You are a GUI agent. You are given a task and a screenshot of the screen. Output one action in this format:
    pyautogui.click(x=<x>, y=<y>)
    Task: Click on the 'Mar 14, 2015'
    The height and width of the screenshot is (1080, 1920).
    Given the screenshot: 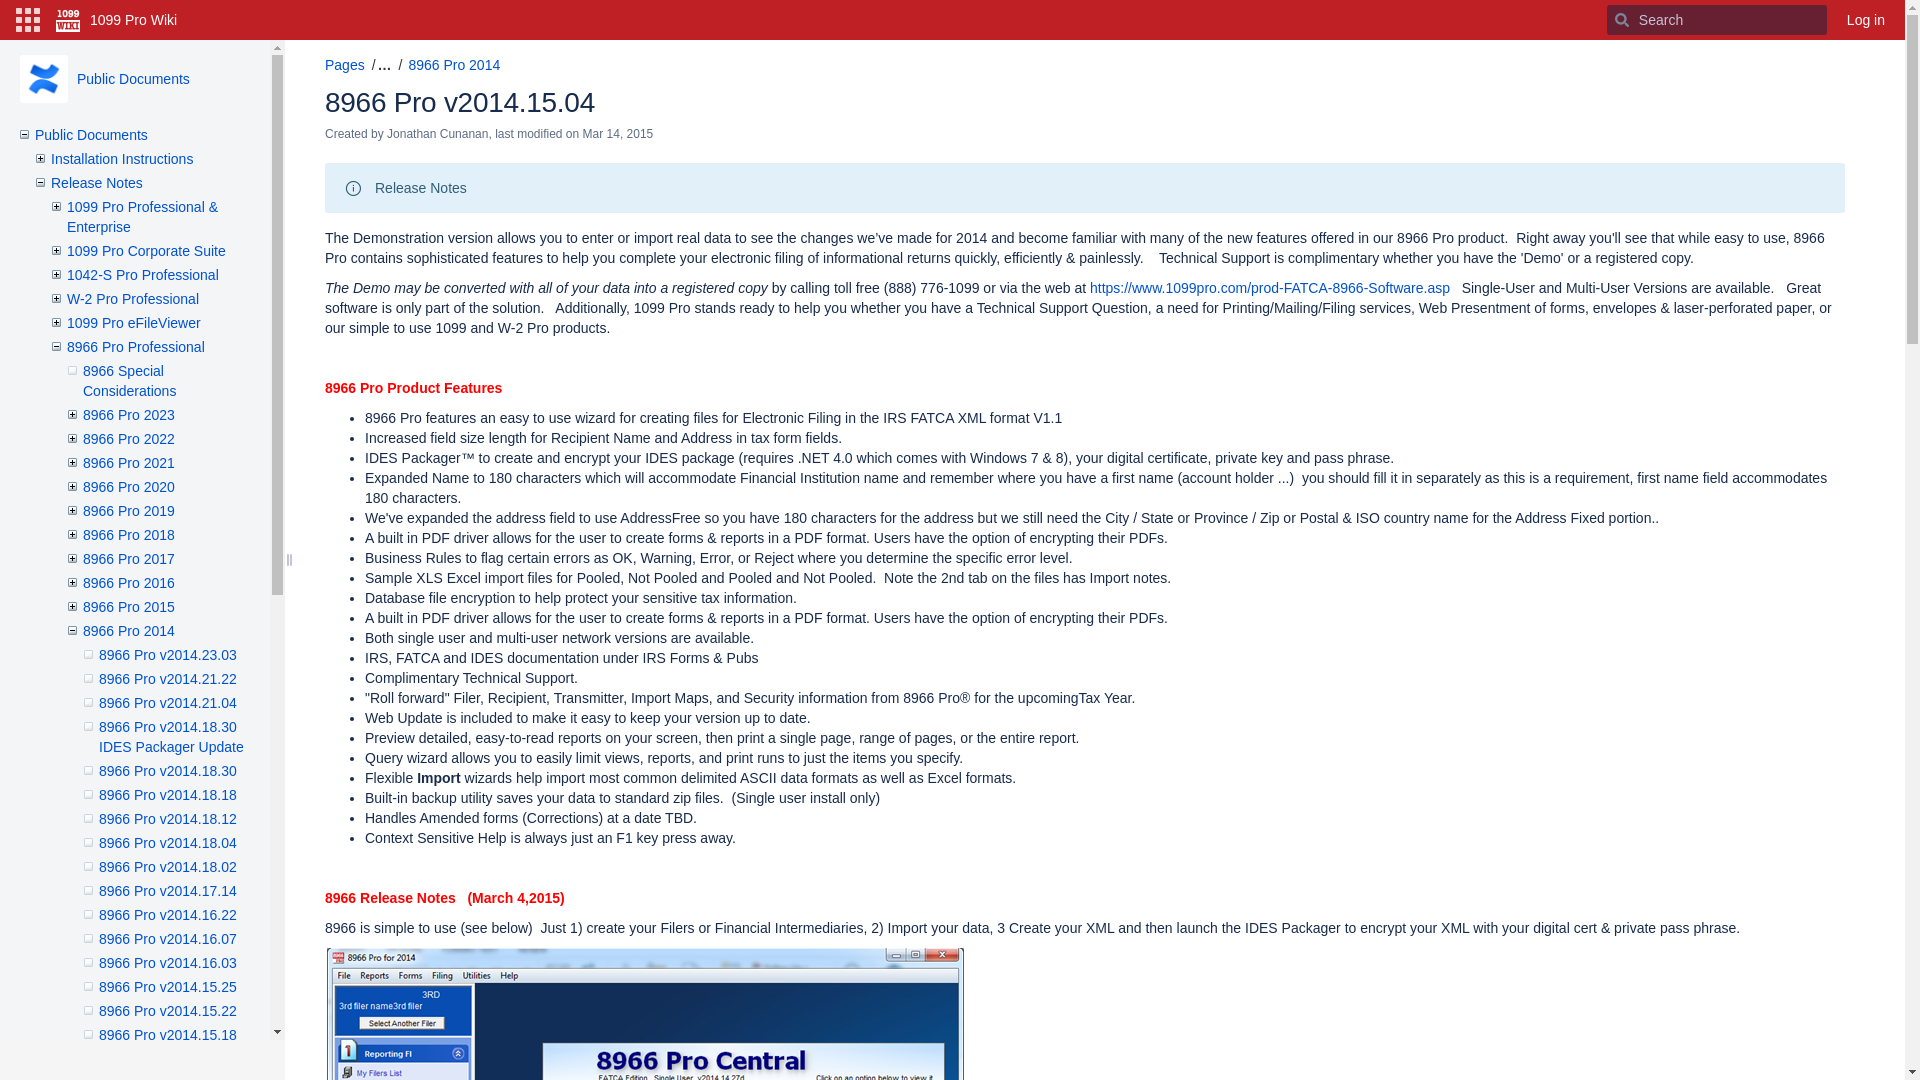 What is the action you would take?
    pyautogui.click(x=581, y=134)
    